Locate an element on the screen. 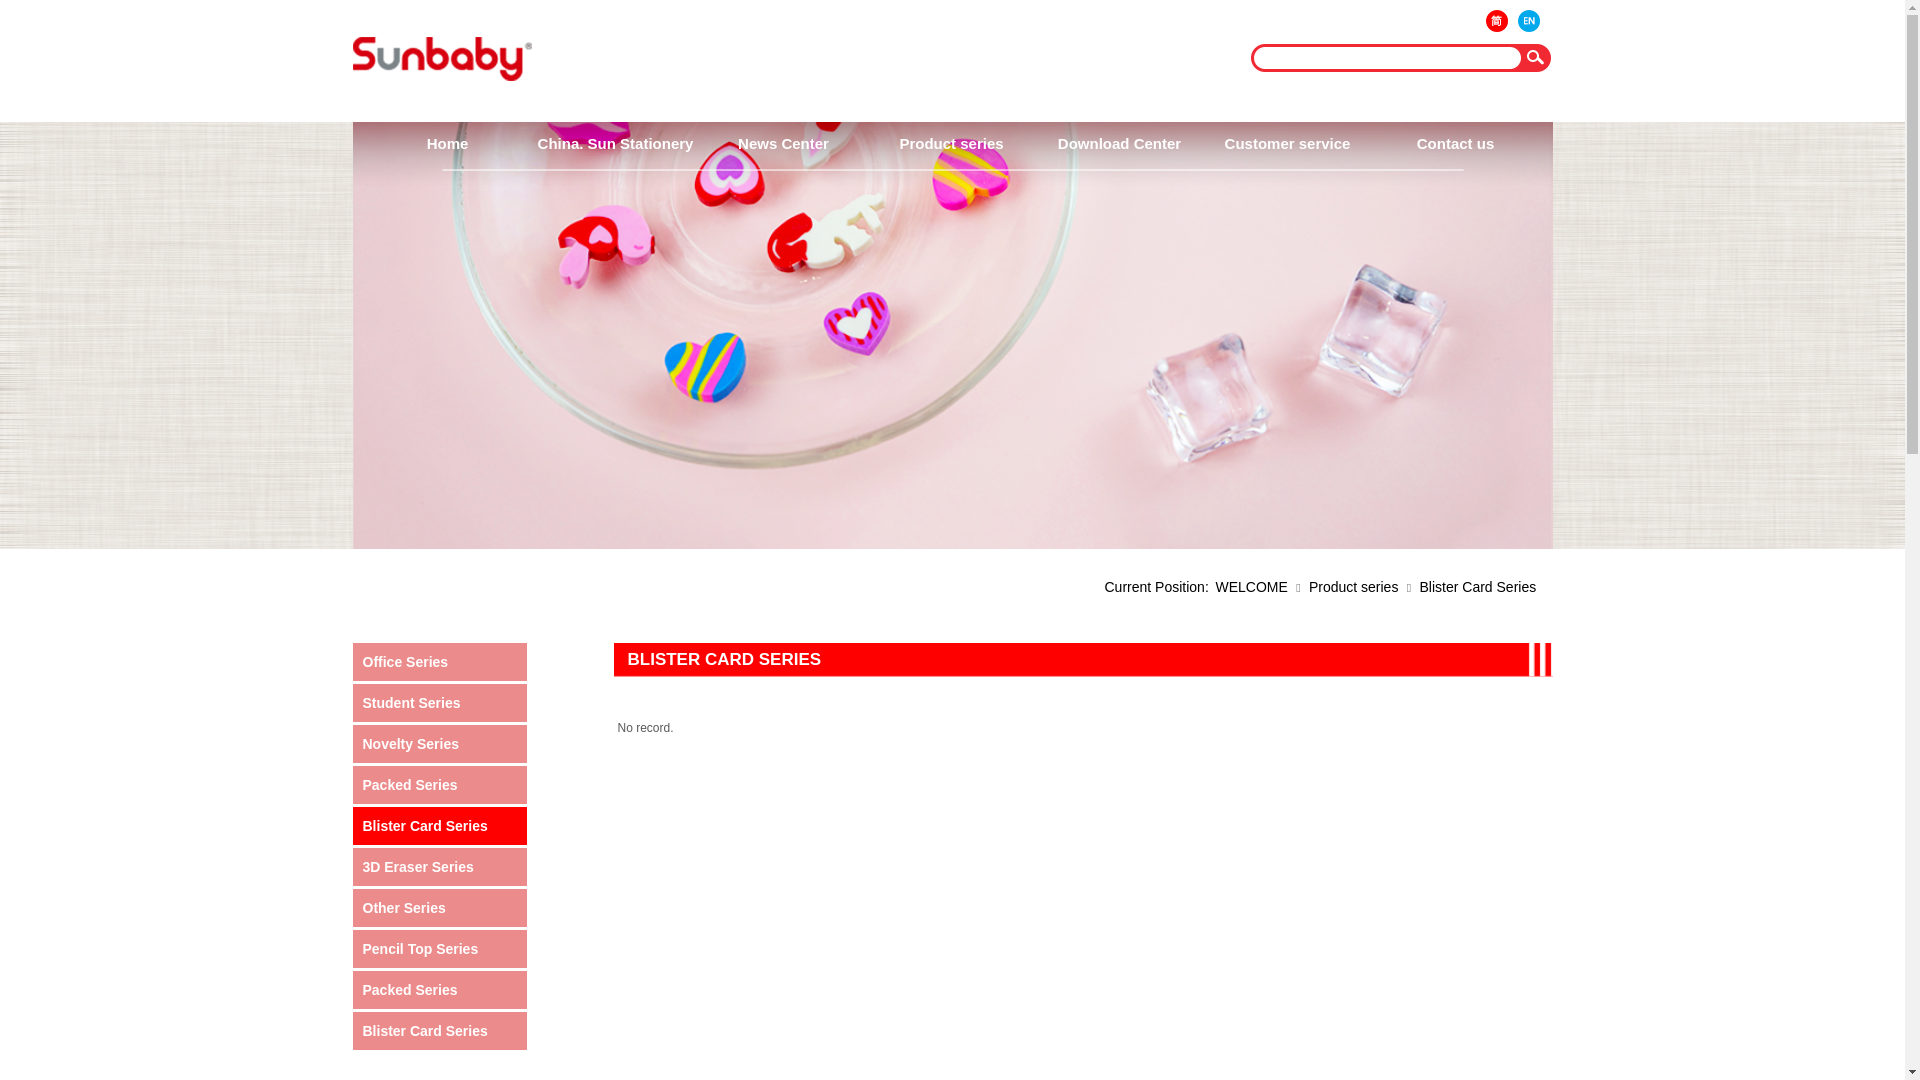 This screenshot has width=1920, height=1080. 'Pencil Top Series' is located at coordinates (440, 947).